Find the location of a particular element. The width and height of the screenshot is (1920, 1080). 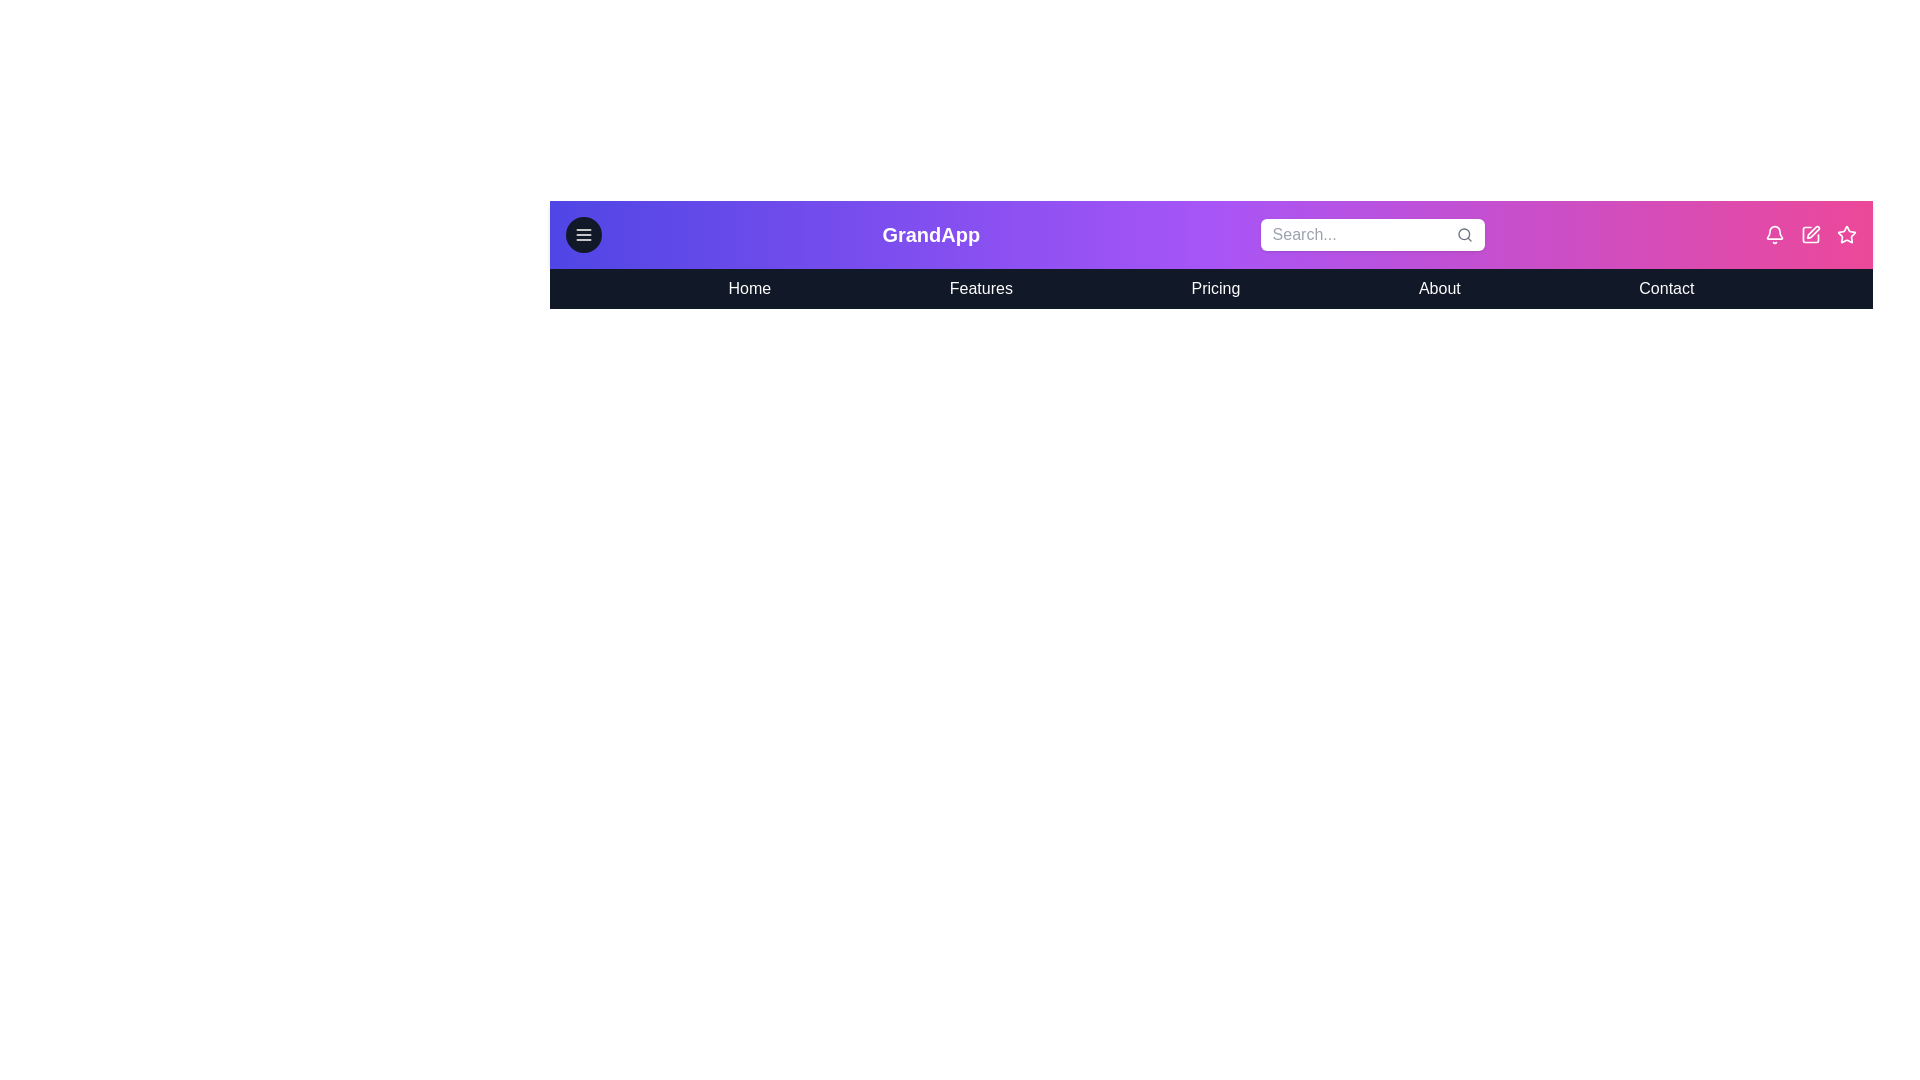

the edit icon in the app bar is located at coordinates (1810, 234).